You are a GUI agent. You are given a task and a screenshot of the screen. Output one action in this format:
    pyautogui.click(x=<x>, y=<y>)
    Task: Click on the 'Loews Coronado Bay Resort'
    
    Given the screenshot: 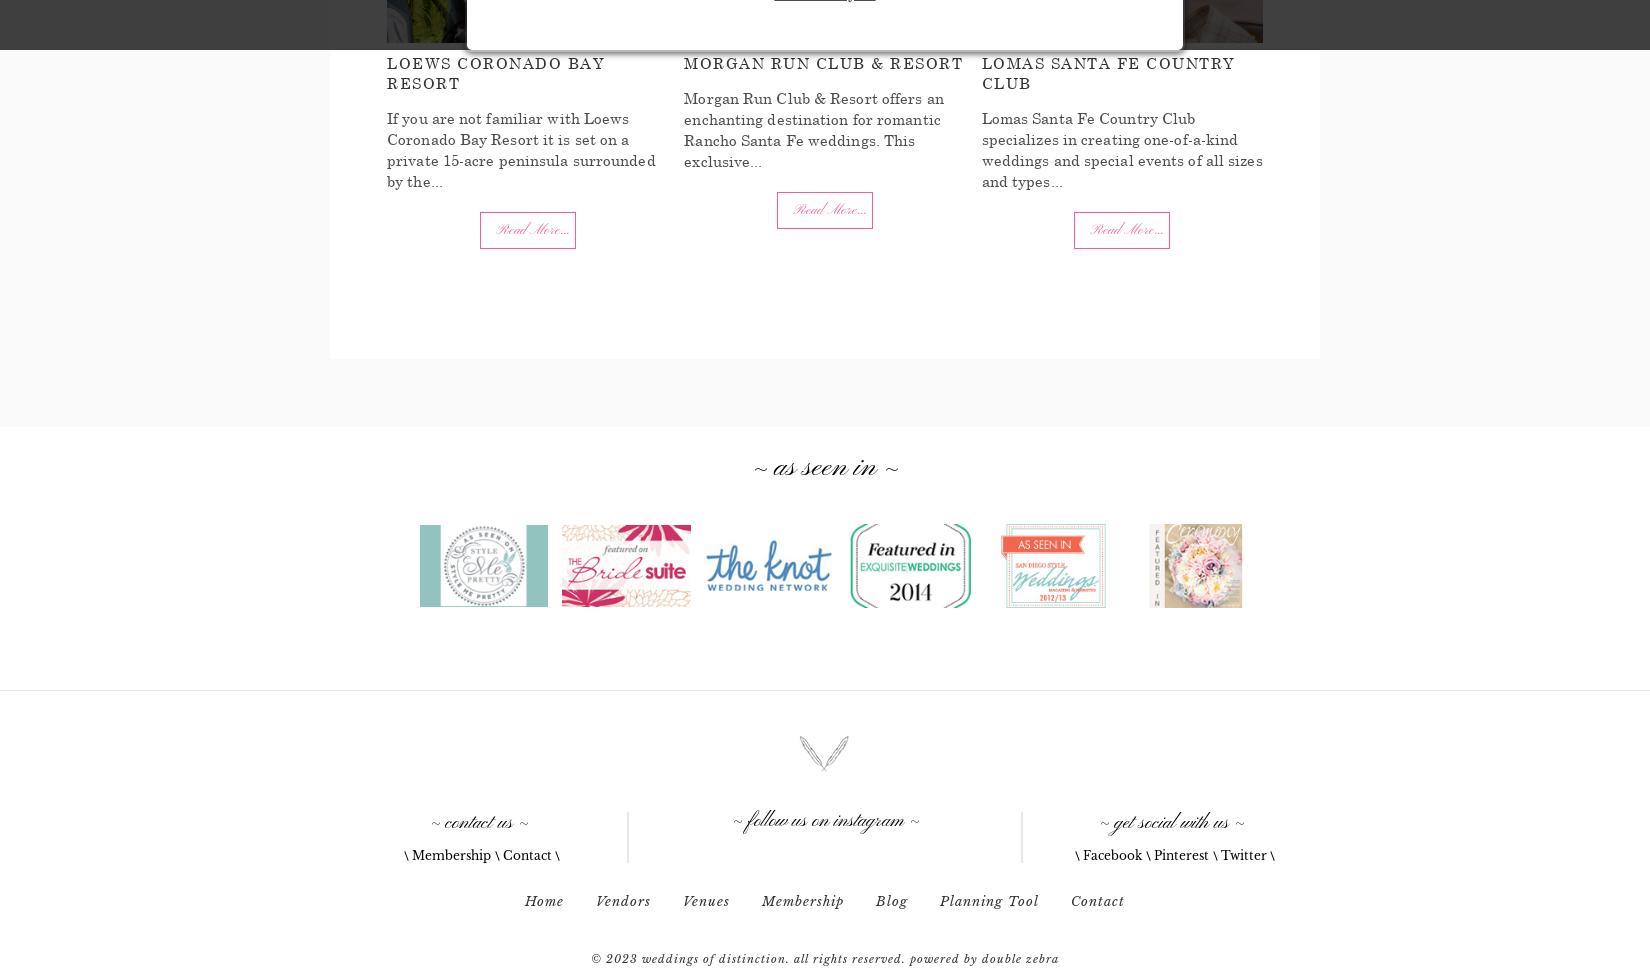 What is the action you would take?
    pyautogui.click(x=494, y=71)
    